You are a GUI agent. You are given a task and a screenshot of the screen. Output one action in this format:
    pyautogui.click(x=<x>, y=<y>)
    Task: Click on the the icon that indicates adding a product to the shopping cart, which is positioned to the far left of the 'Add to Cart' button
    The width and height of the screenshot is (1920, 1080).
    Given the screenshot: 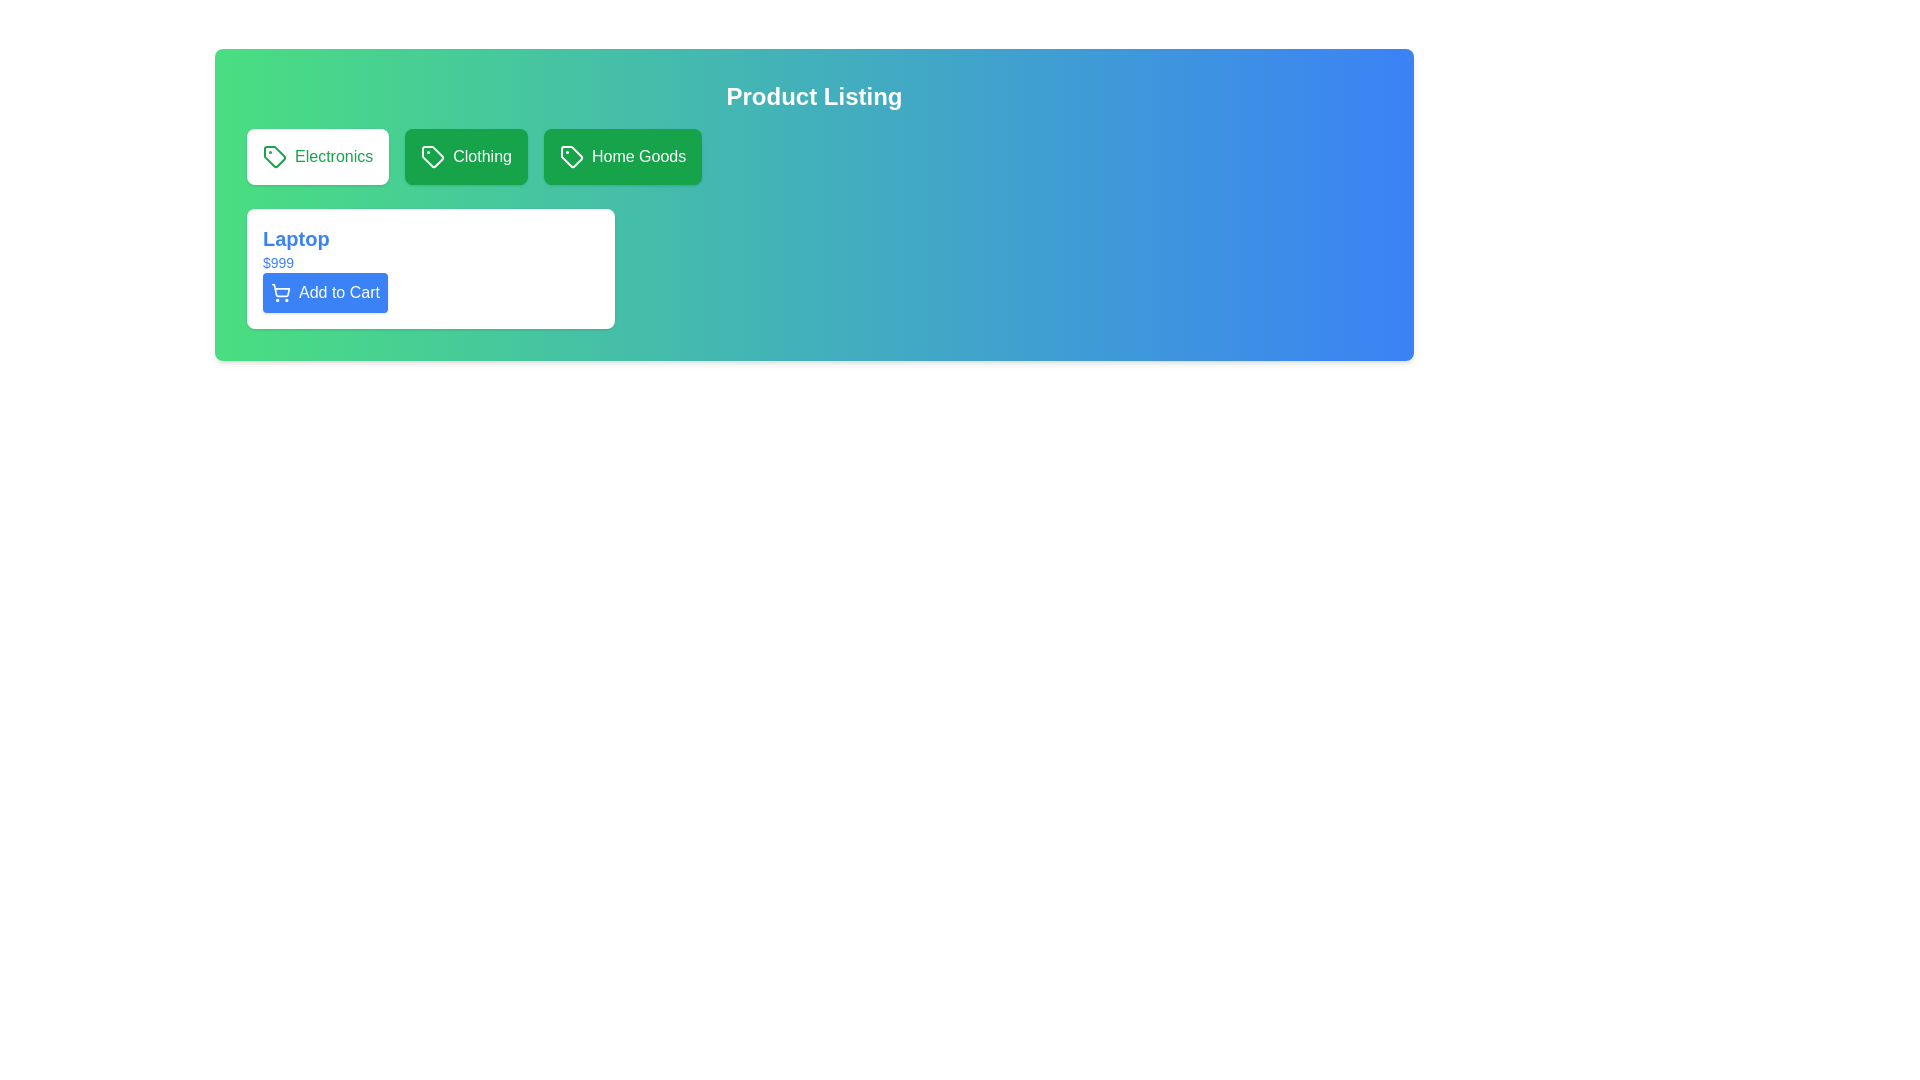 What is the action you would take?
    pyautogui.click(x=280, y=293)
    